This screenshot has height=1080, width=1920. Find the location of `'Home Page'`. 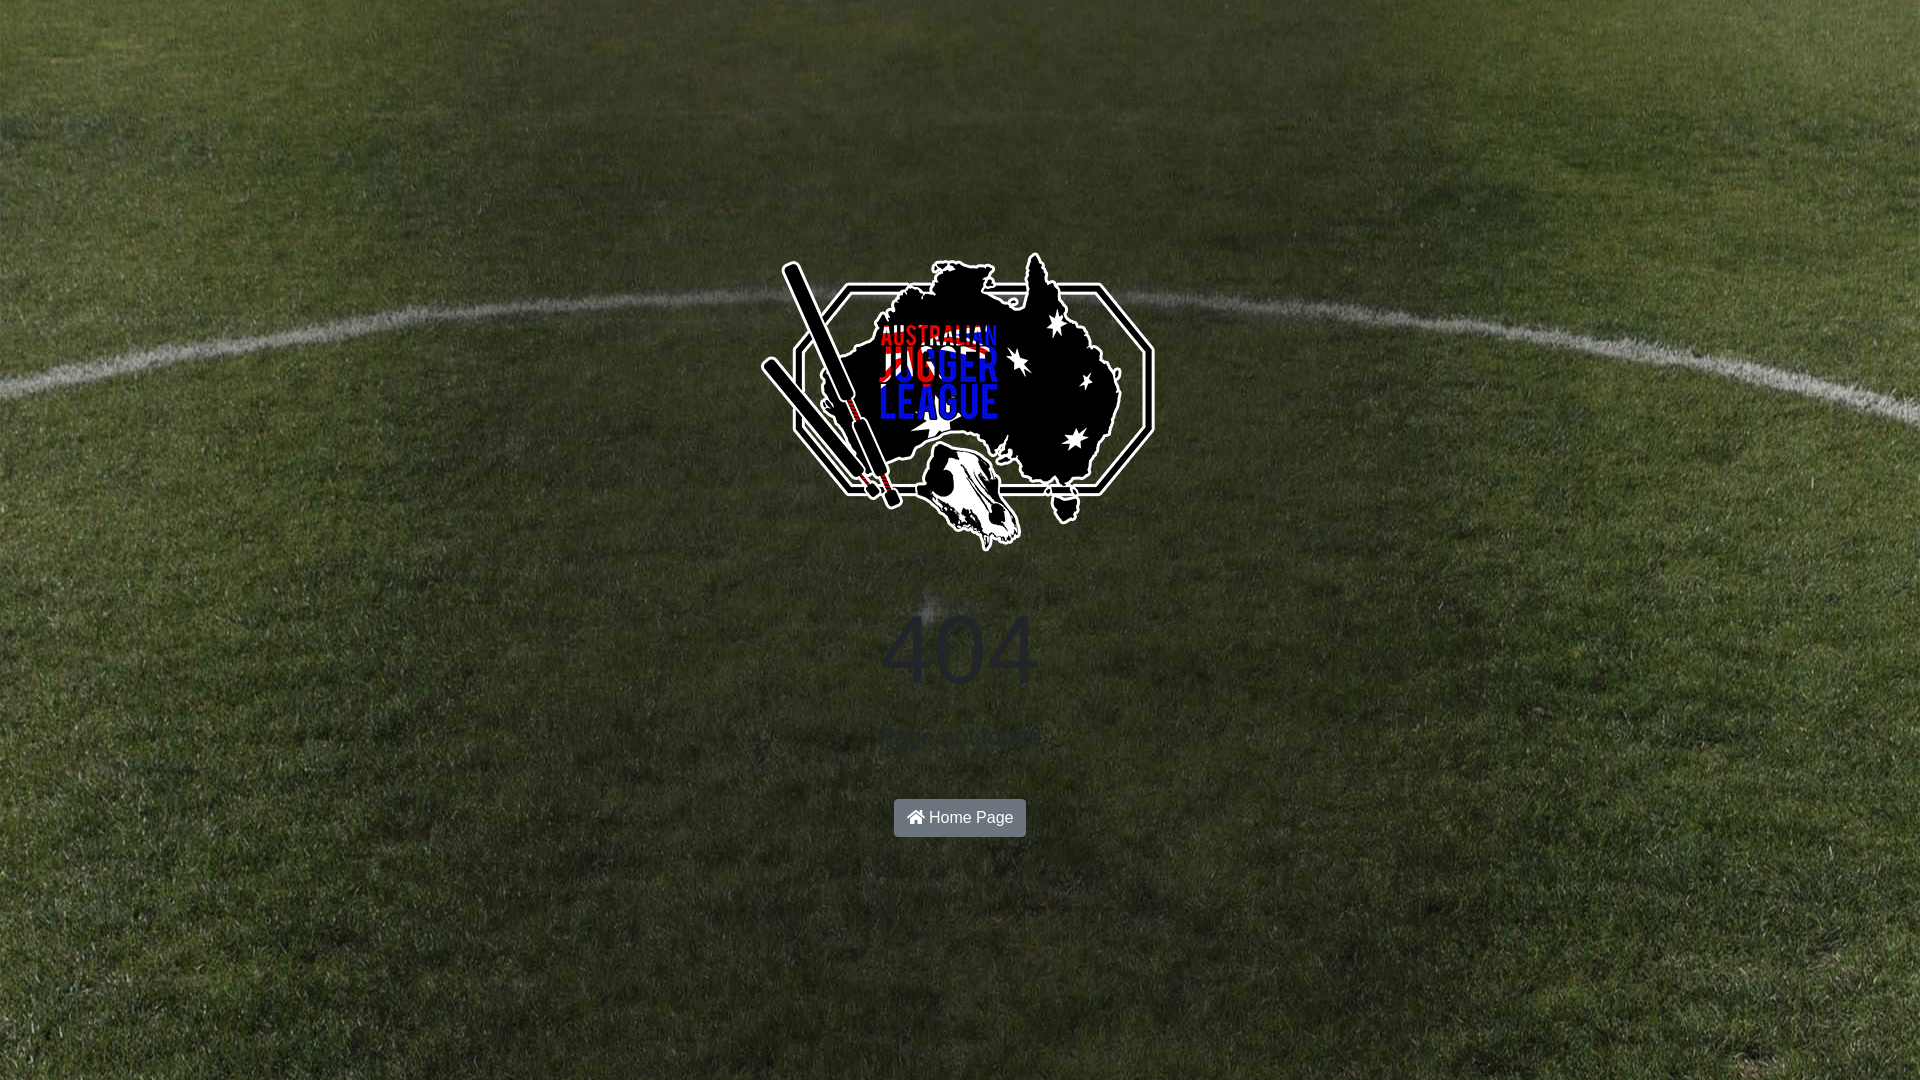

'Home Page' is located at coordinates (960, 817).